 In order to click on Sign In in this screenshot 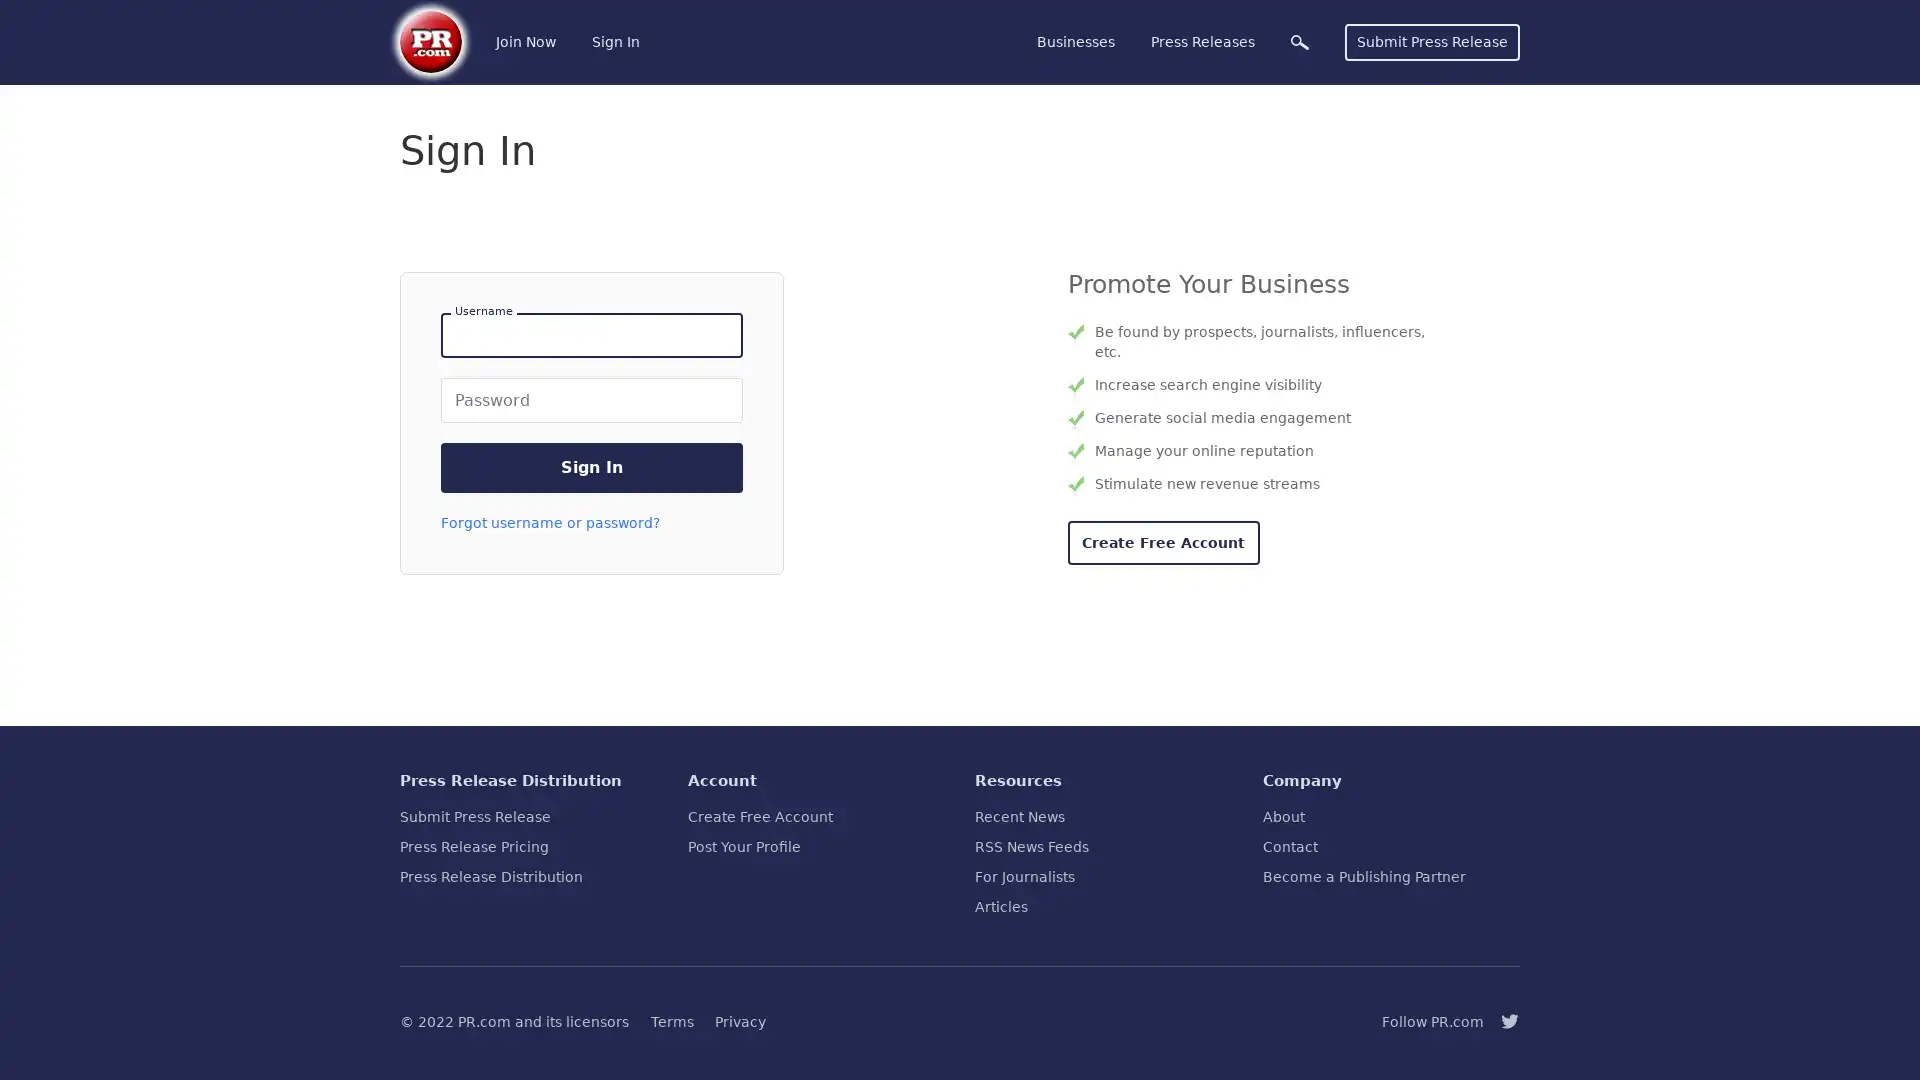, I will do `click(590, 467)`.